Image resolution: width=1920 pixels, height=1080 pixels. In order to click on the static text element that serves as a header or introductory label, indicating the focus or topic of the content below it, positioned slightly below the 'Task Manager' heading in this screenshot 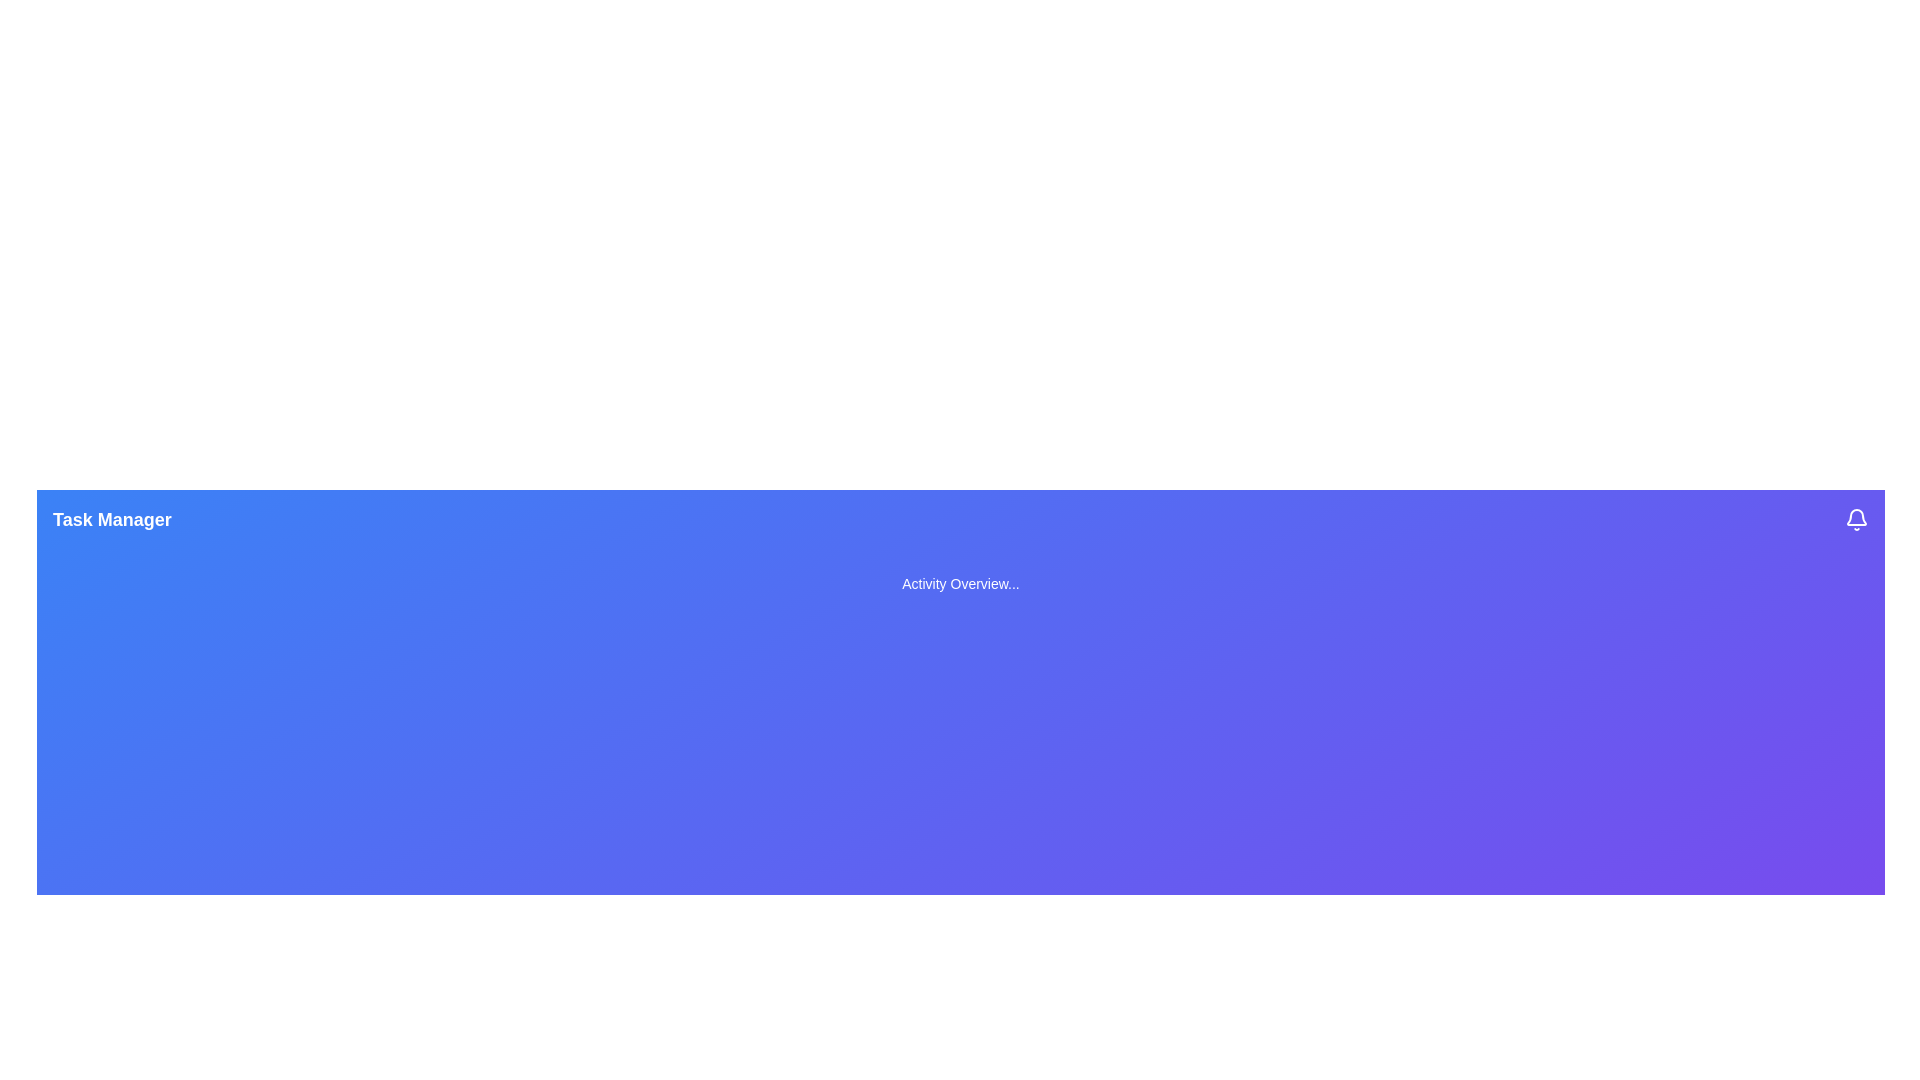, I will do `click(960, 583)`.